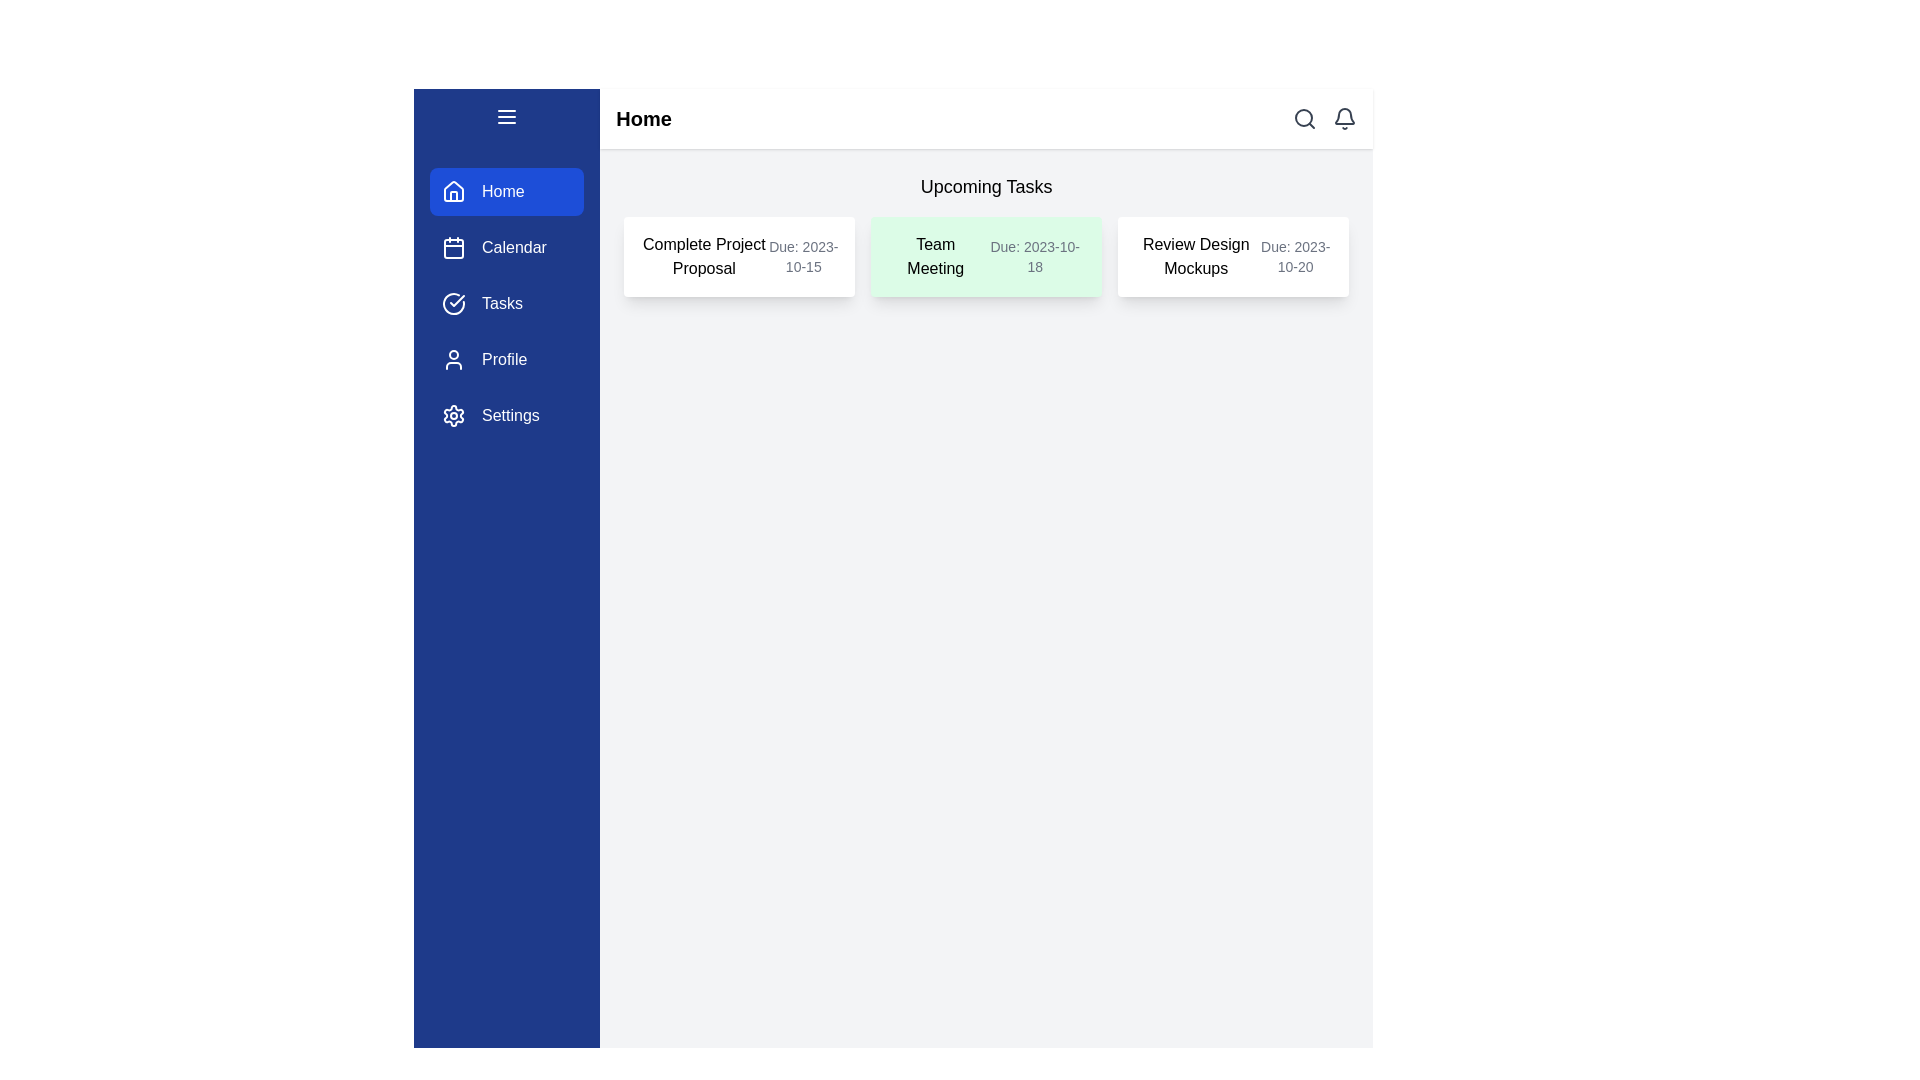  I want to click on the text label that represents the task management navigation option in the sidebar, so click(502, 304).